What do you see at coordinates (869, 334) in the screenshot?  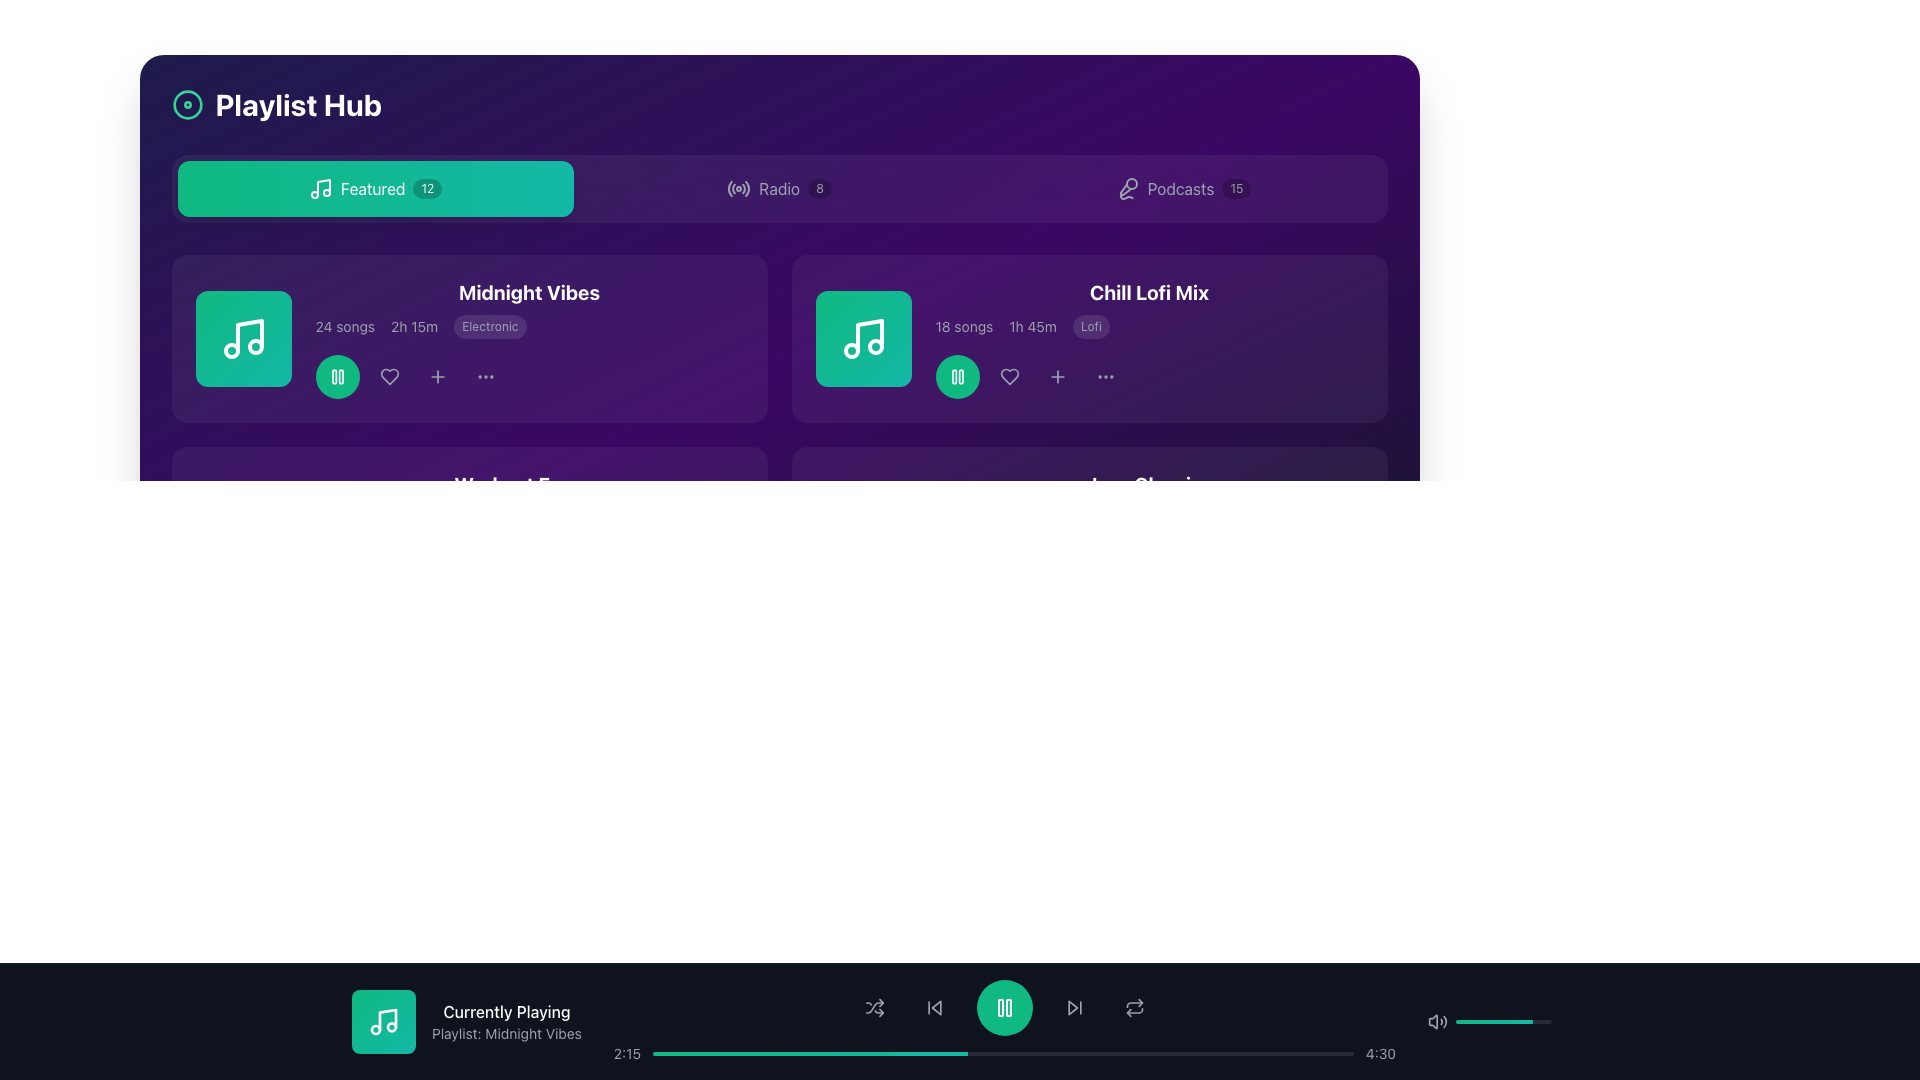 I see `the music note icon within the 'Chill Lofi Mix' playlist card, which features a bold vertical line representing a note stem` at bounding box center [869, 334].